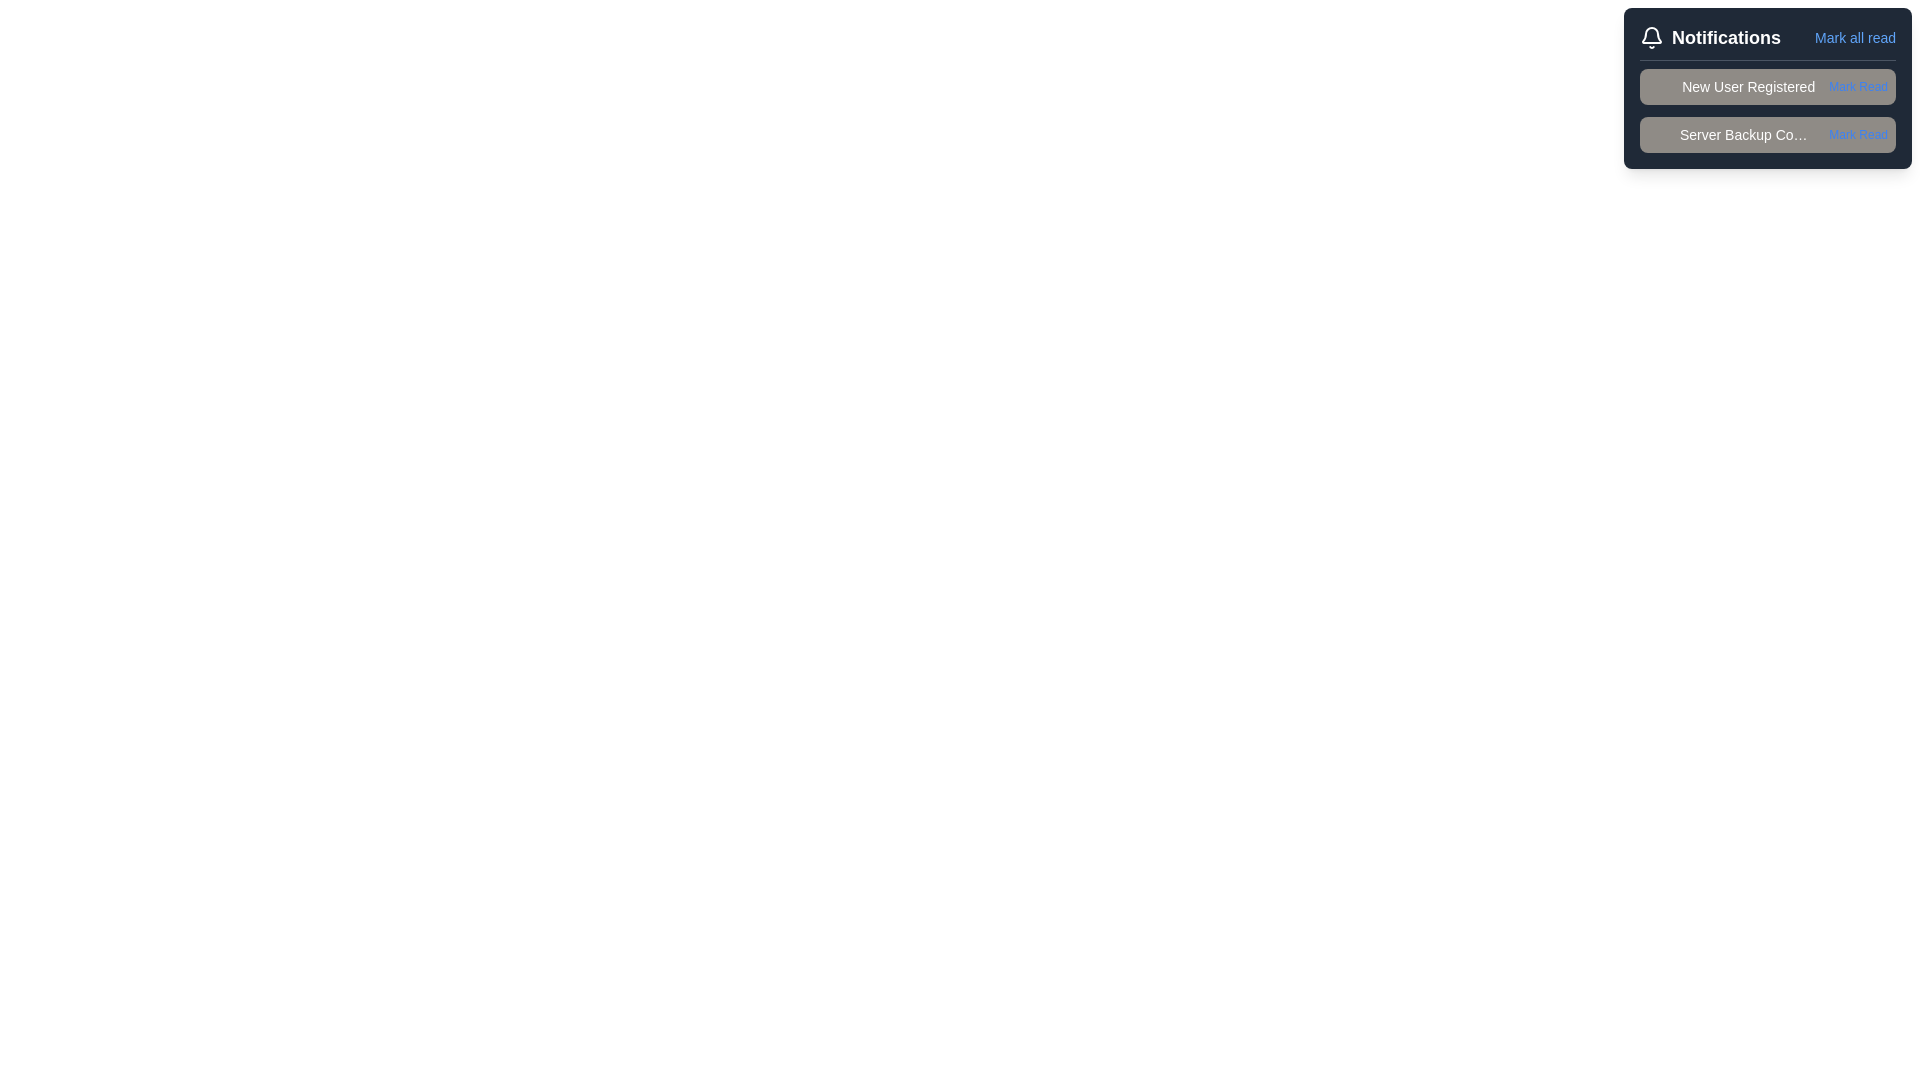 This screenshot has height=1080, width=1920. What do you see at coordinates (1857, 135) in the screenshot?
I see `the text link on the far-right side of the 'Server Backup Completed' notification to mark it as read` at bounding box center [1857, 135].